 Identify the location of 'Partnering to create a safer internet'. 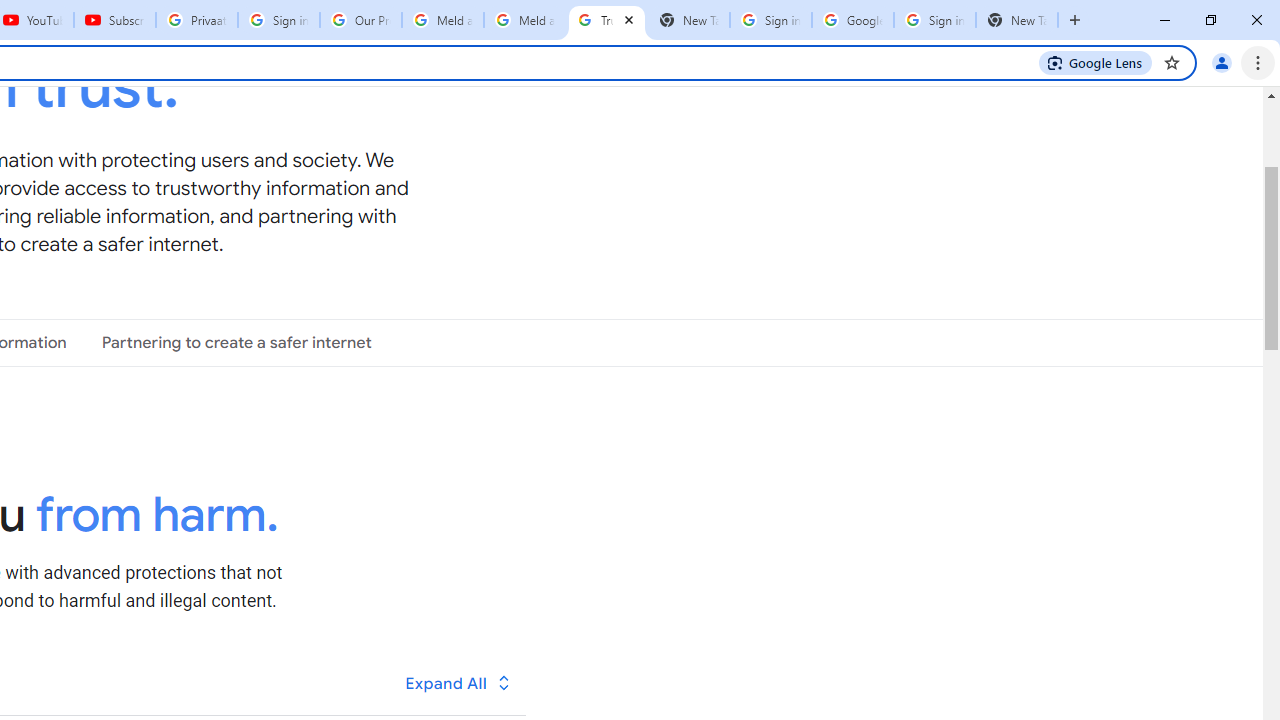
(236, 342).